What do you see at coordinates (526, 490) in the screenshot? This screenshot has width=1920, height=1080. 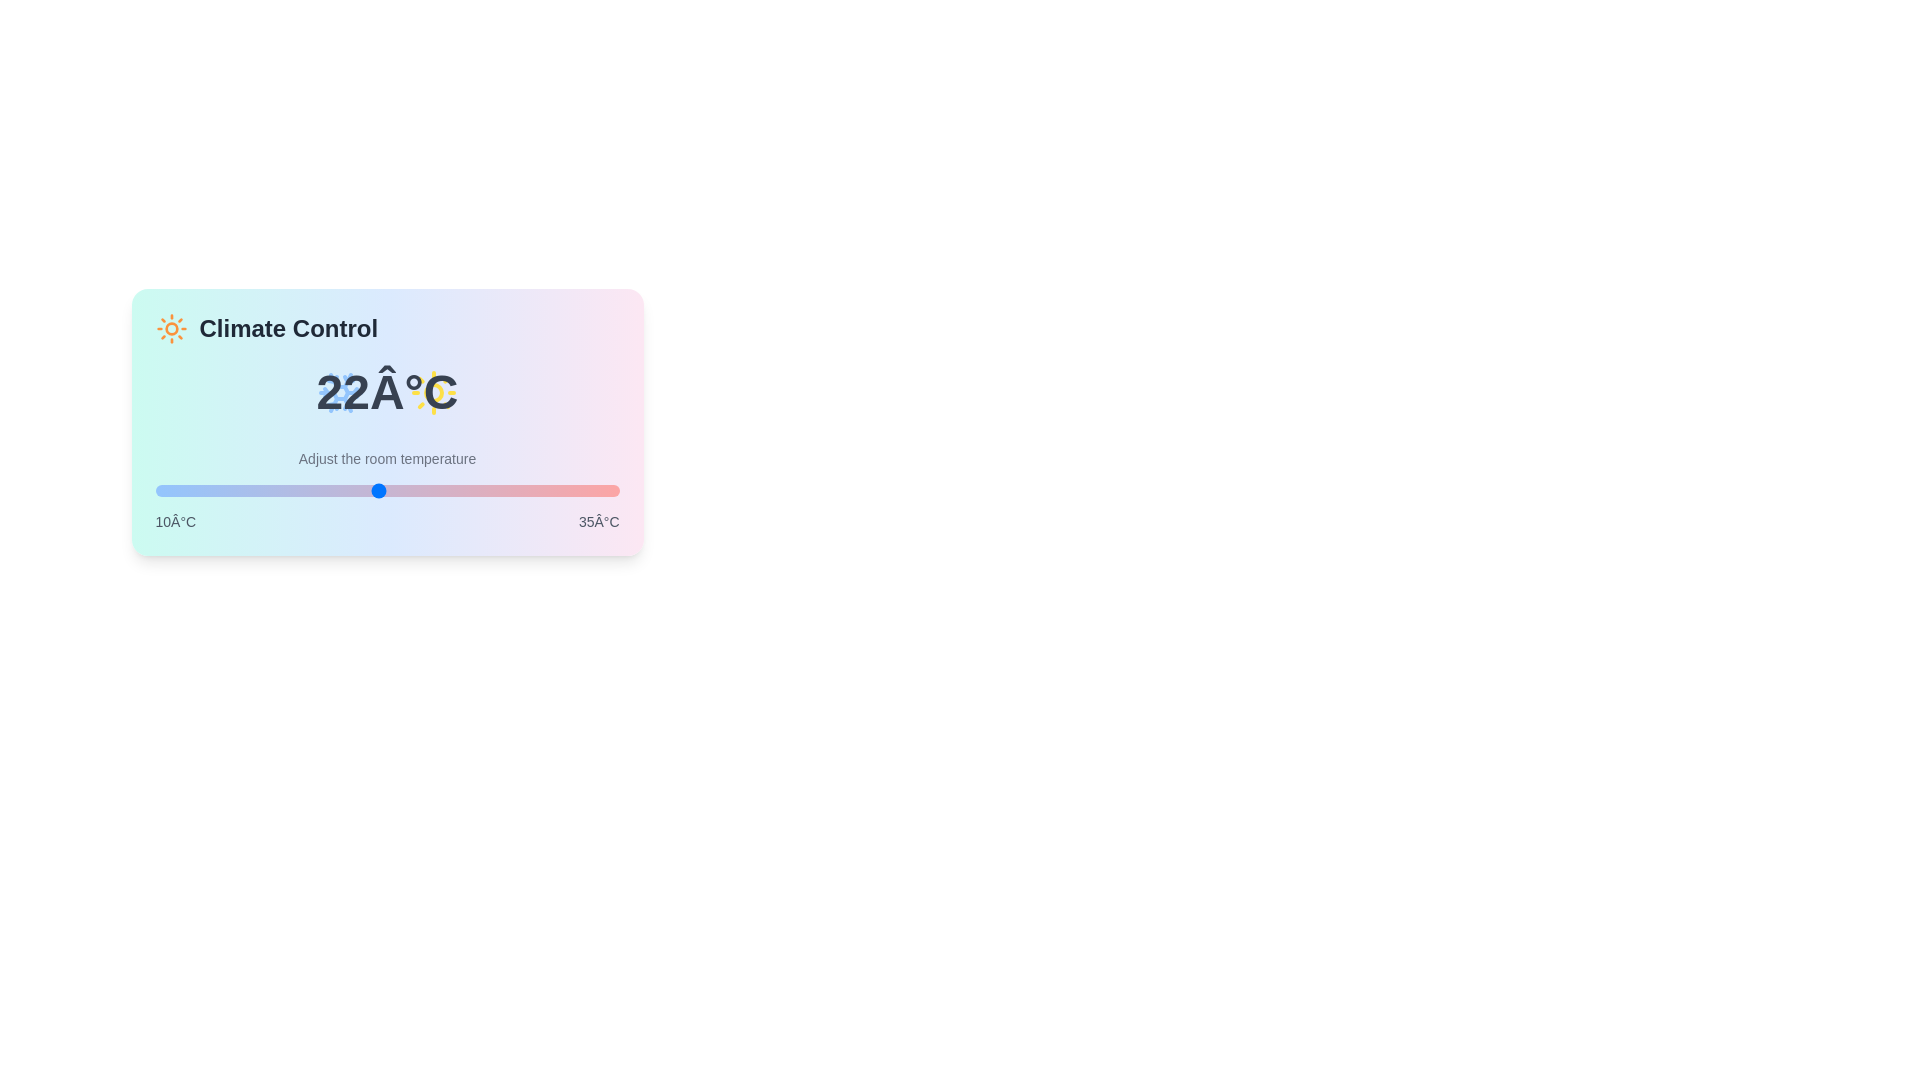 I see `the temperature slider to 30 degrees Celsius` at bounding box center [526, 490].